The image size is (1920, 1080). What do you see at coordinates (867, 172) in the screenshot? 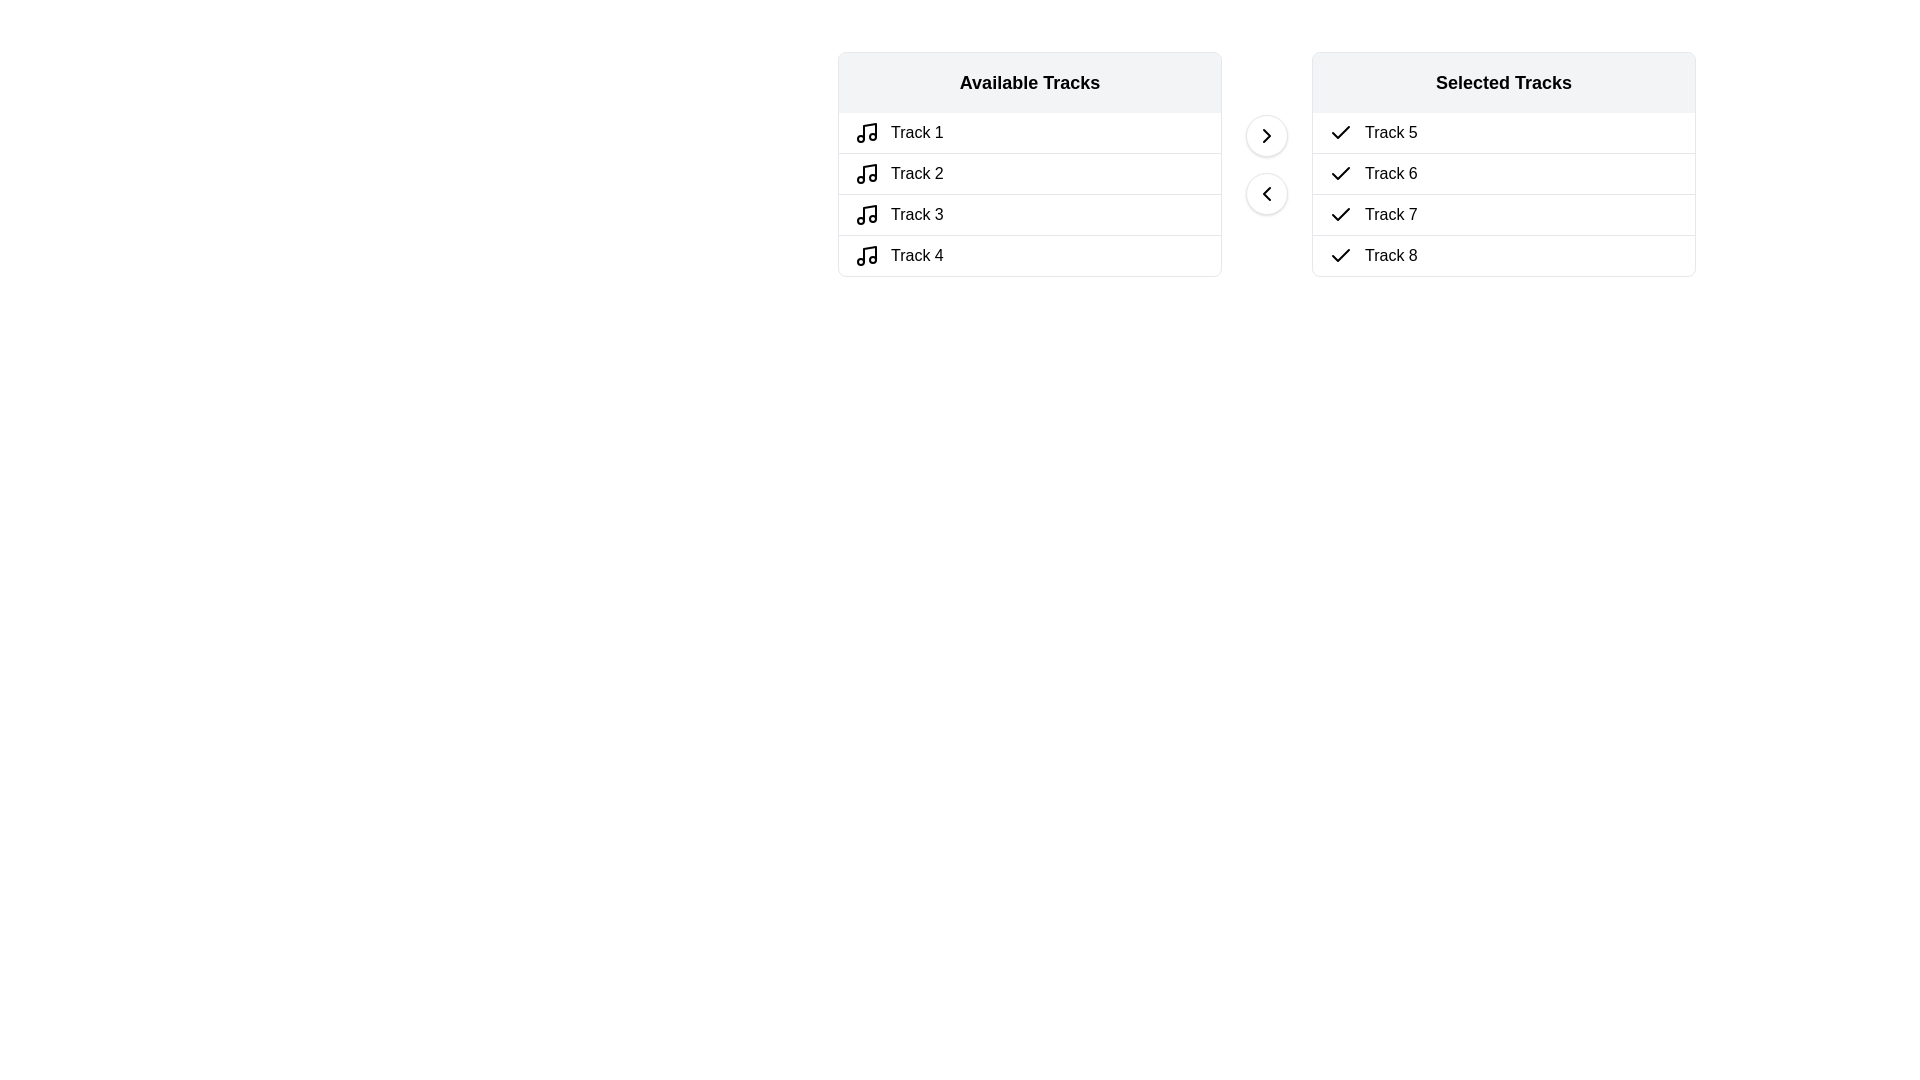
I see `the SVG-based icon element that visually represents the musical track for 'Track 2' in the 'Available Tracks' section` at bounding box center [867, 172].